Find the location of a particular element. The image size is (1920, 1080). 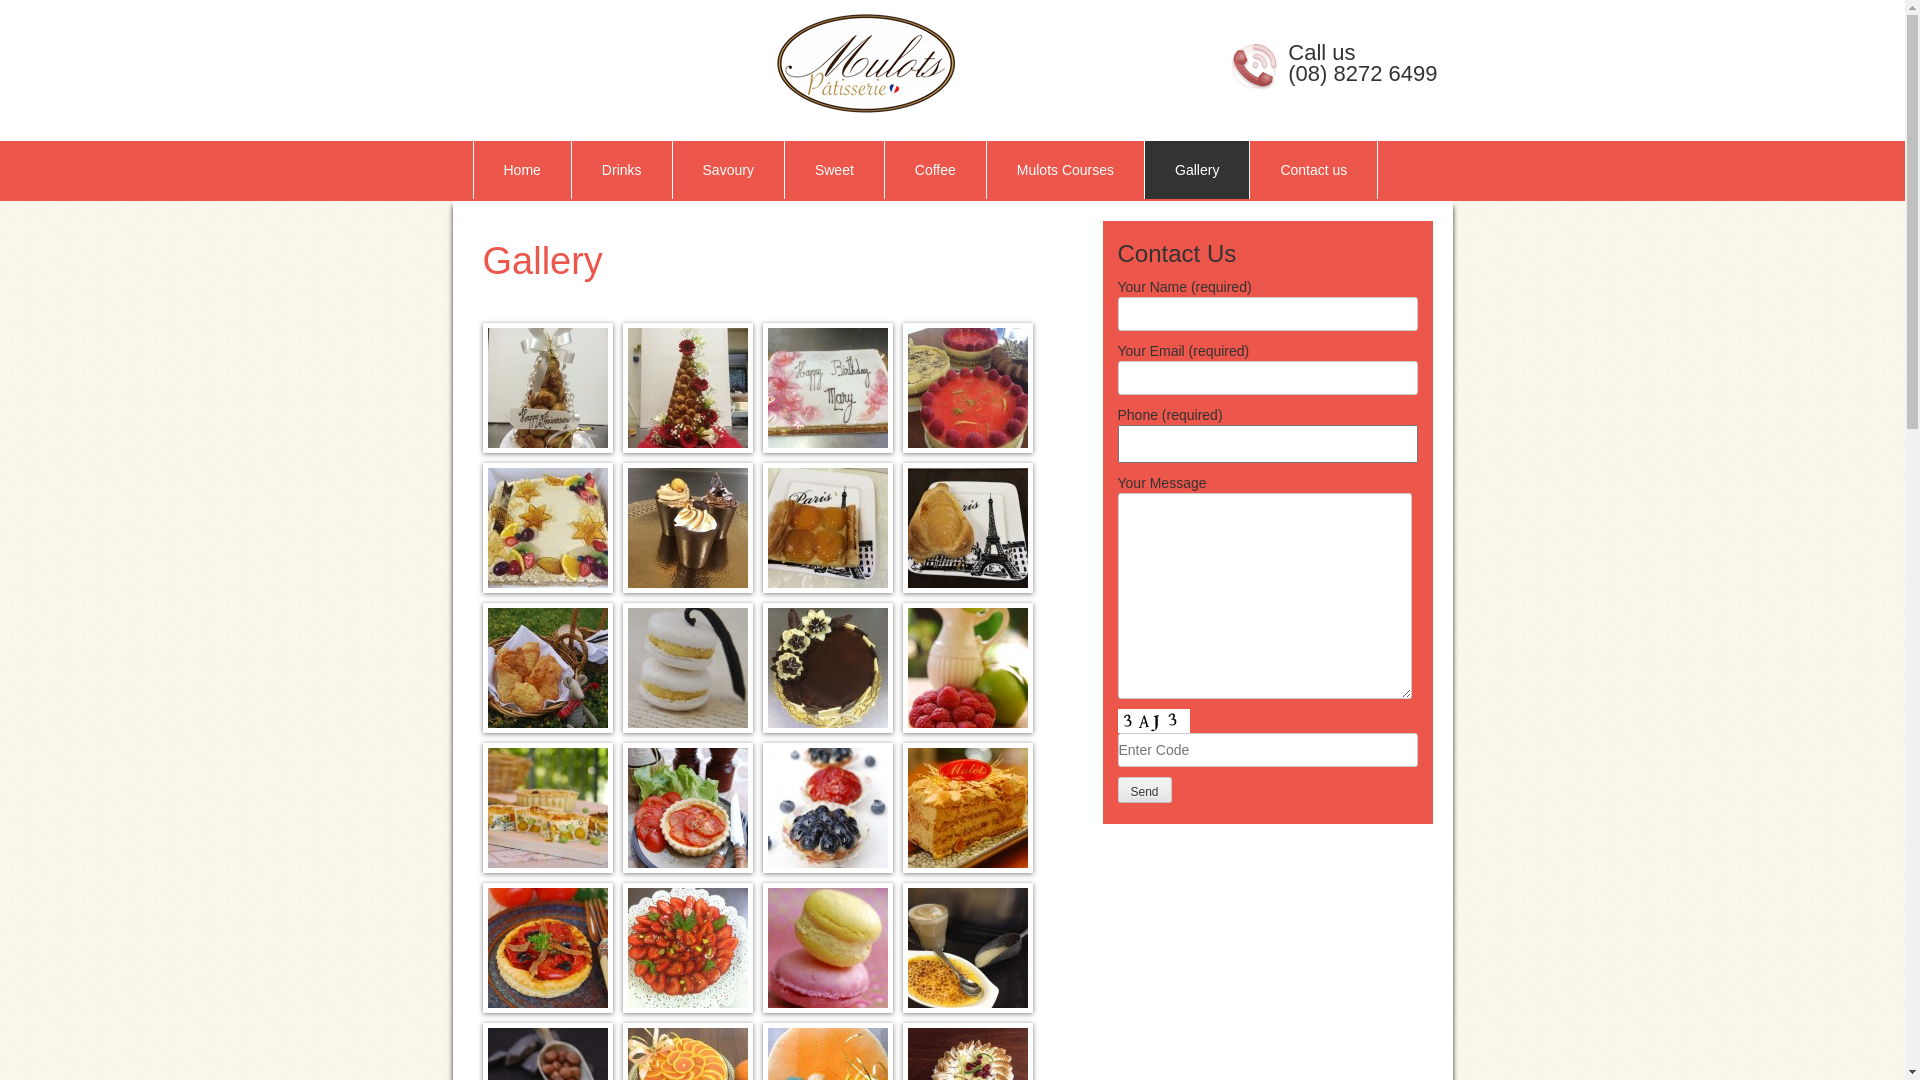

'Mulots Patisserie' is located at coordinates (864, 61).